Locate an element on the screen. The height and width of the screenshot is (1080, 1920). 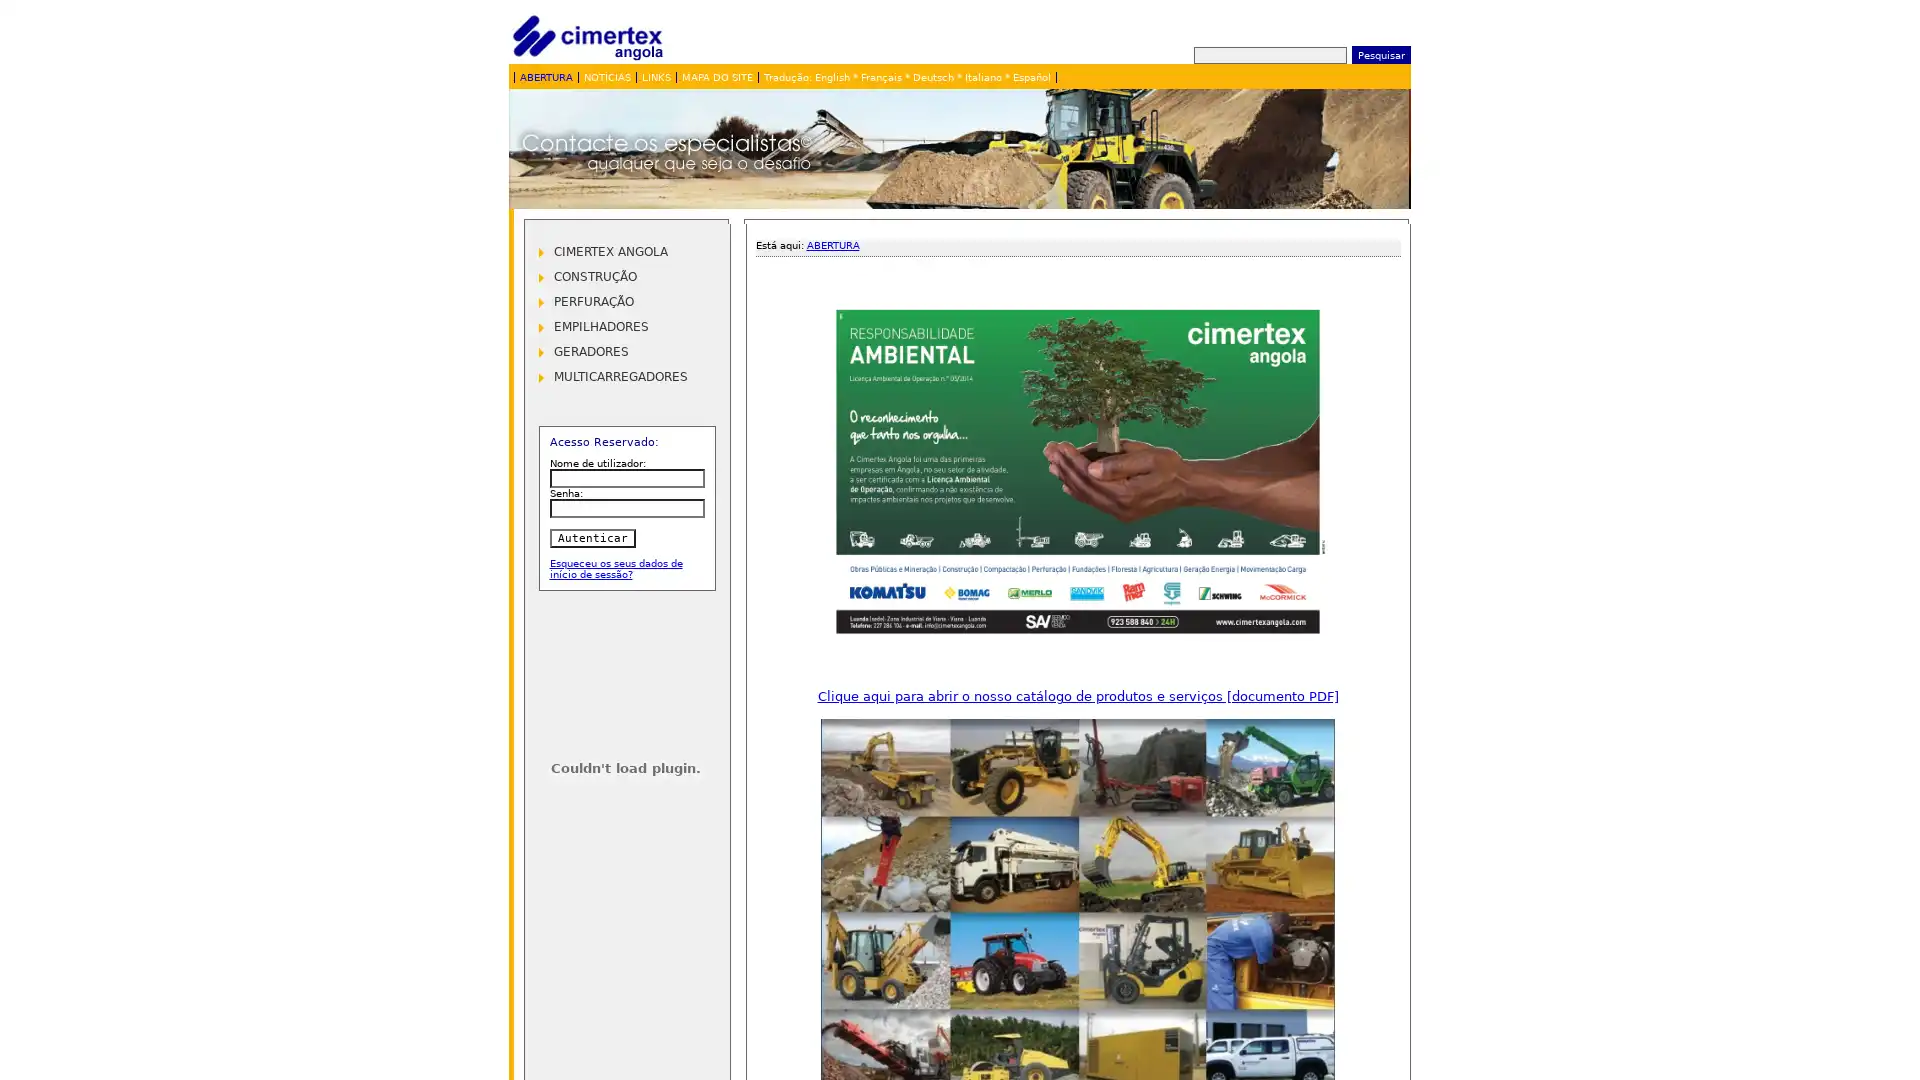
Autenticar is located at coordinates (590, 537).